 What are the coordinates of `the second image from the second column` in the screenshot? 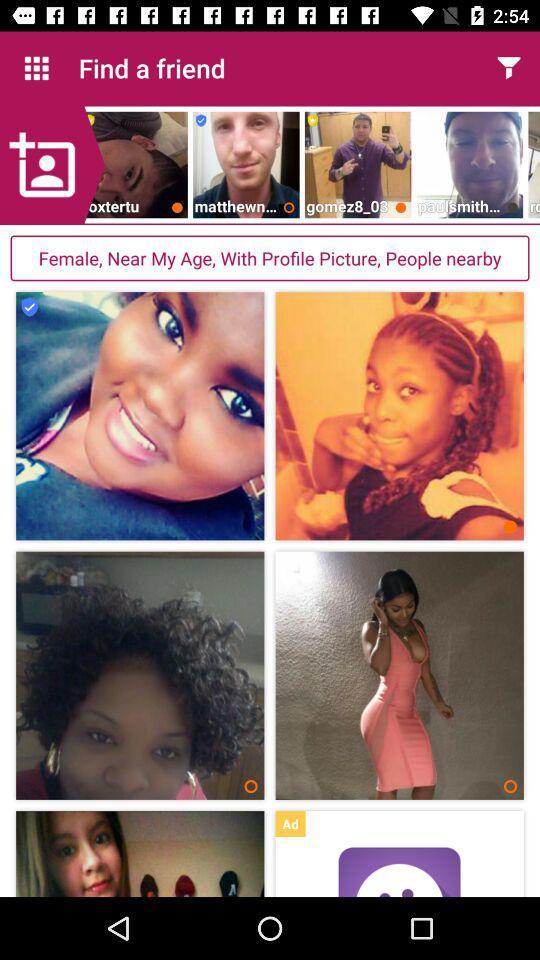 It's located at (399, 676).